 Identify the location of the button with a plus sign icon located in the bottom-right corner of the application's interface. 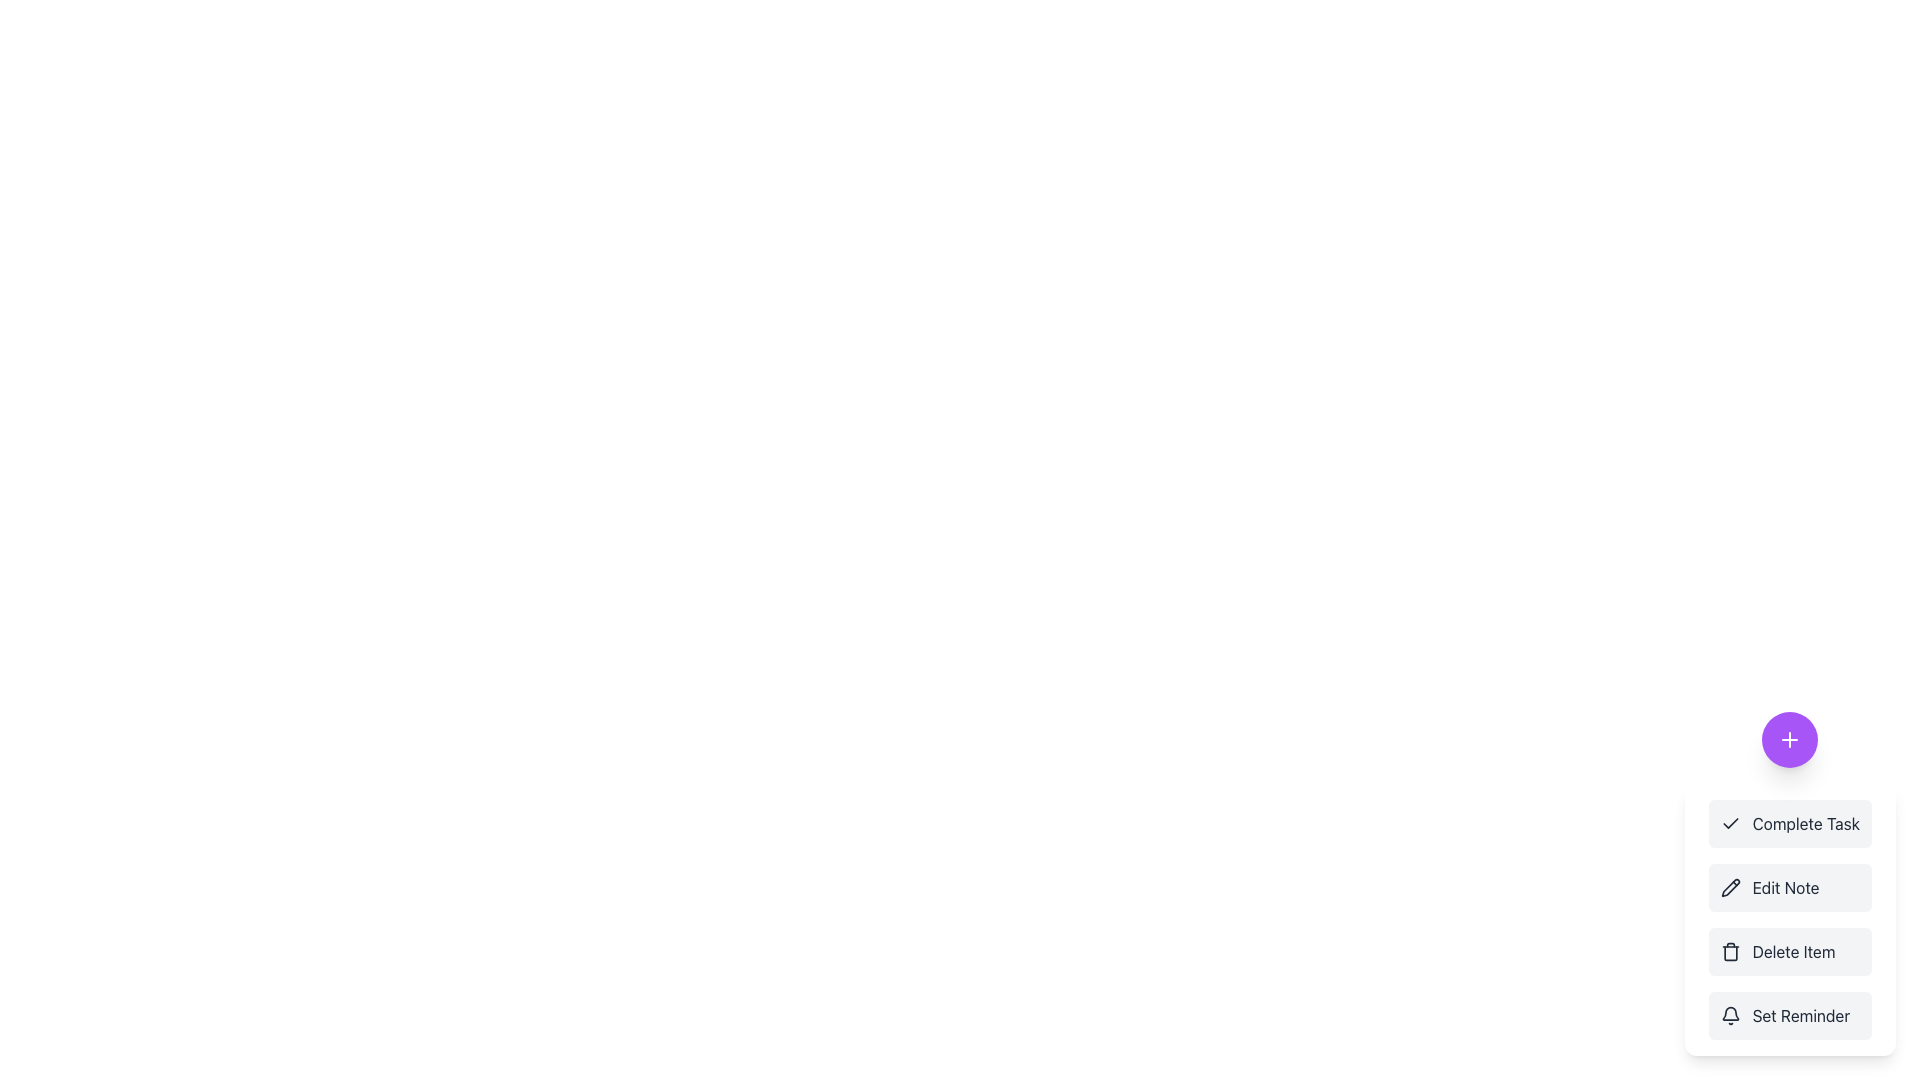
(1790, 740).